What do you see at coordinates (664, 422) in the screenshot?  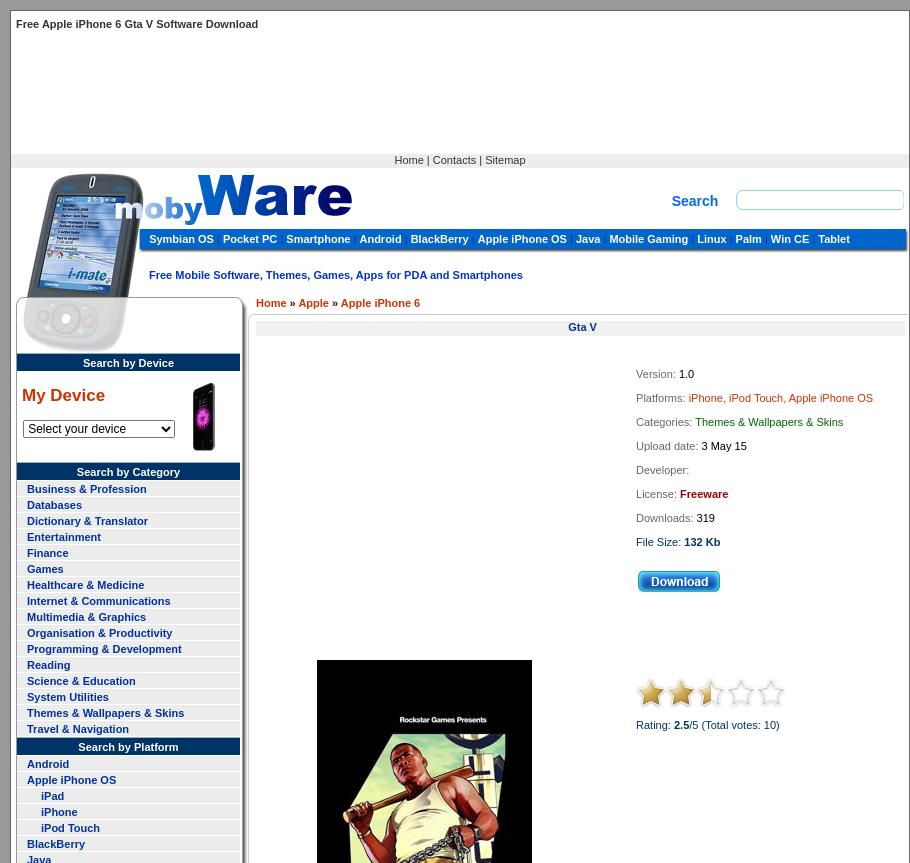 I see `'Categories:'` at bounding box center [664, 422].